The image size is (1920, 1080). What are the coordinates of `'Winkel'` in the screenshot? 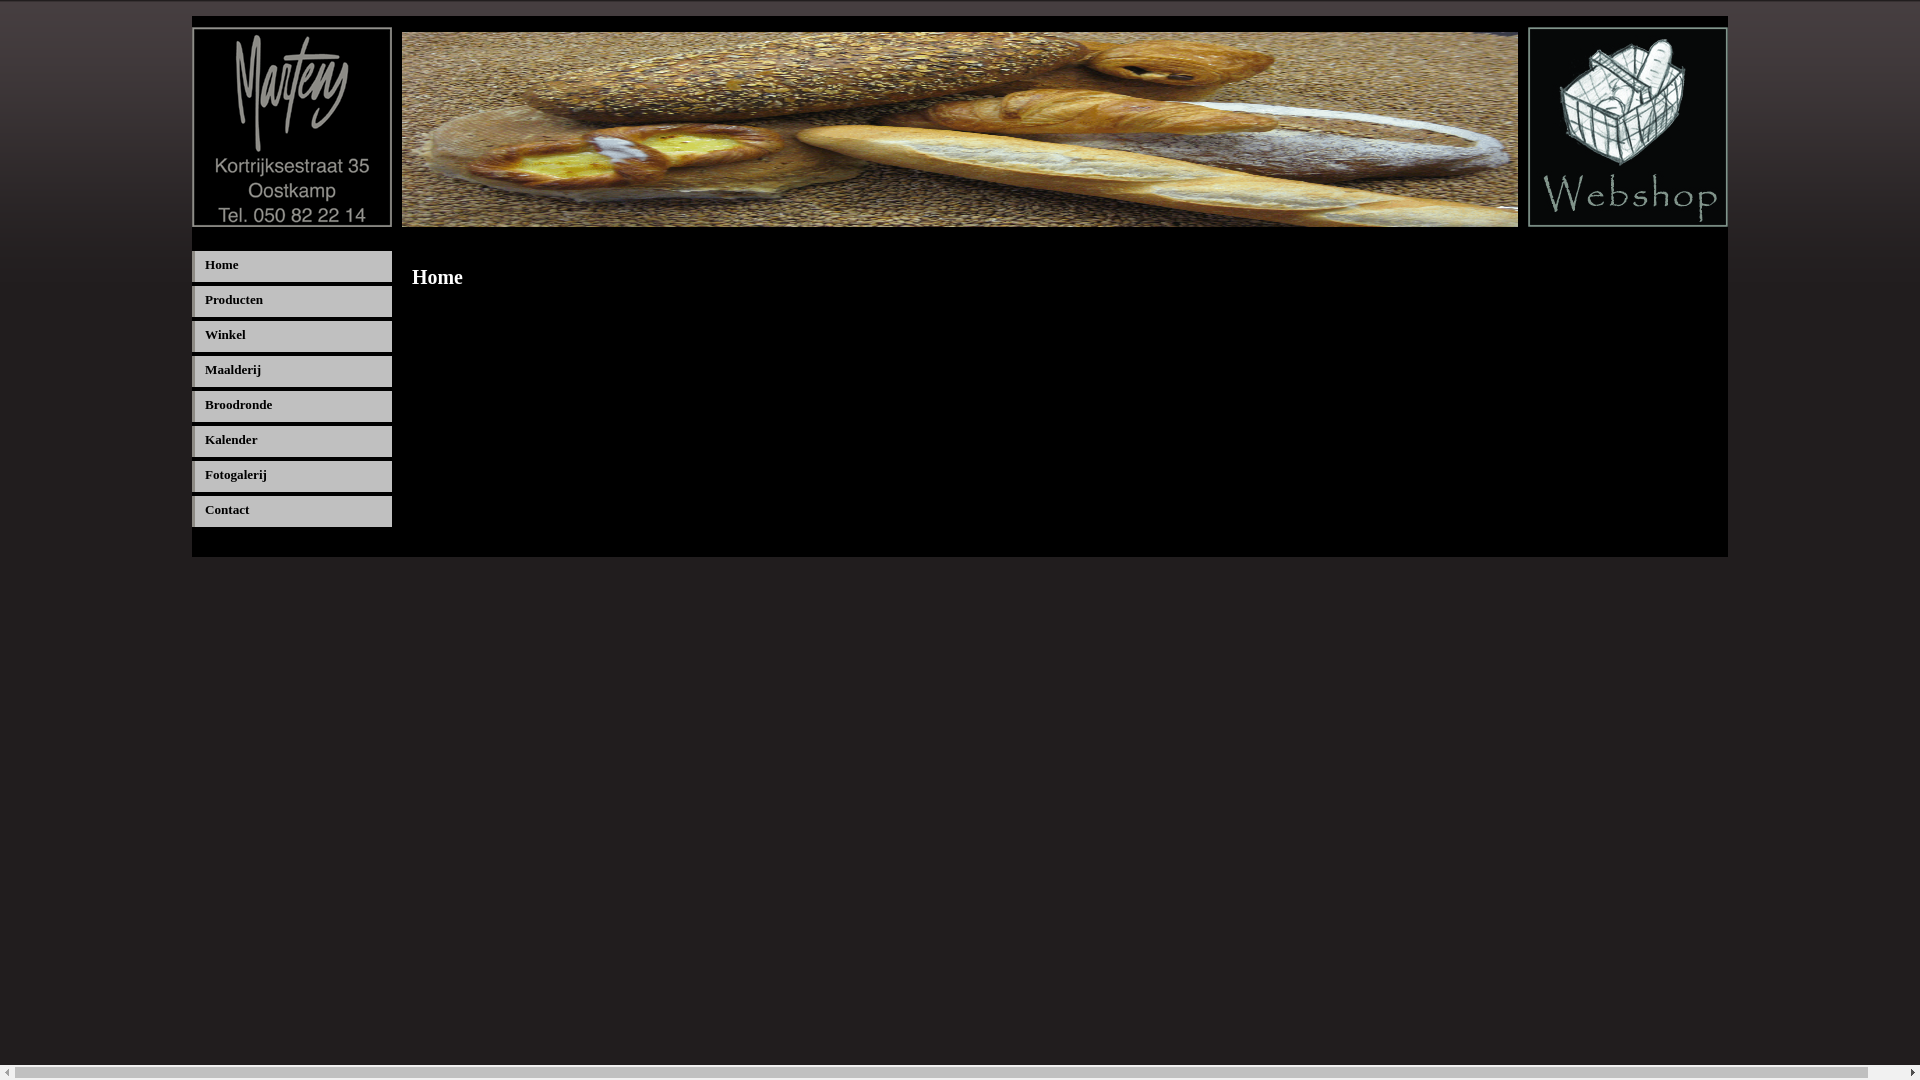 It's located at (291, 335).